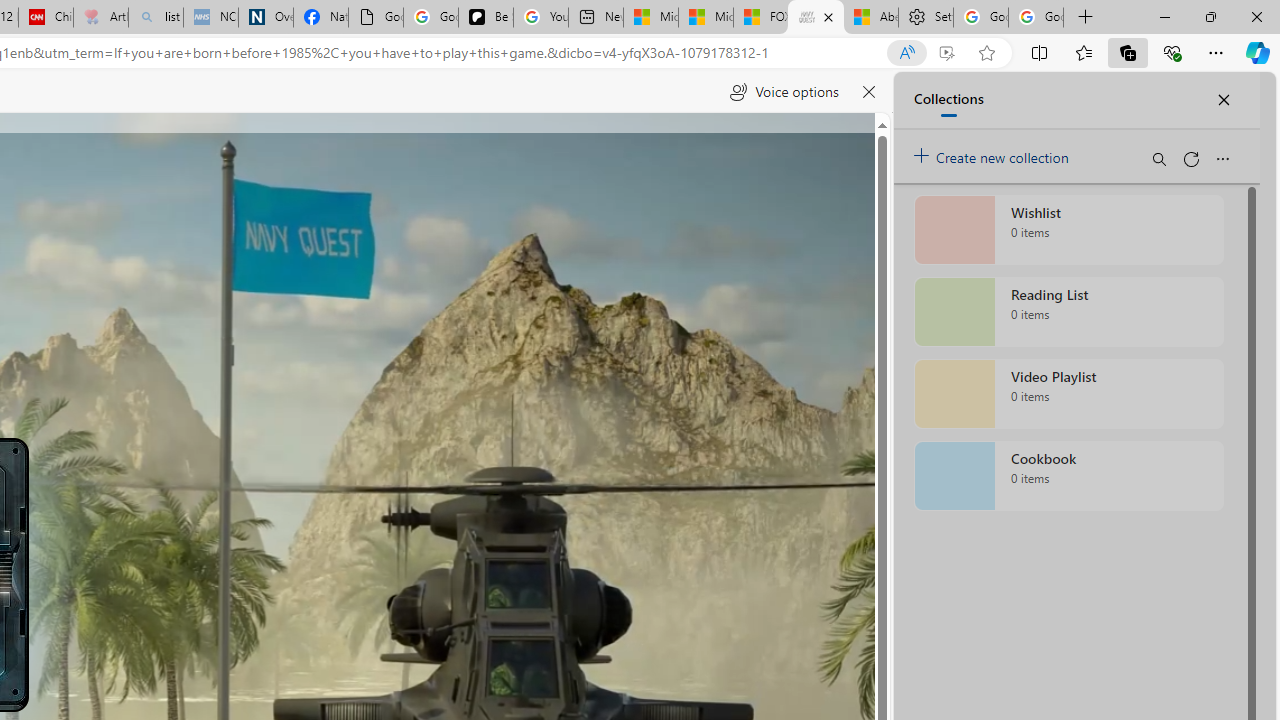  Describe the element at coordinates (1040, 51) in the screenshot. I see `'Split screen'` at that location.